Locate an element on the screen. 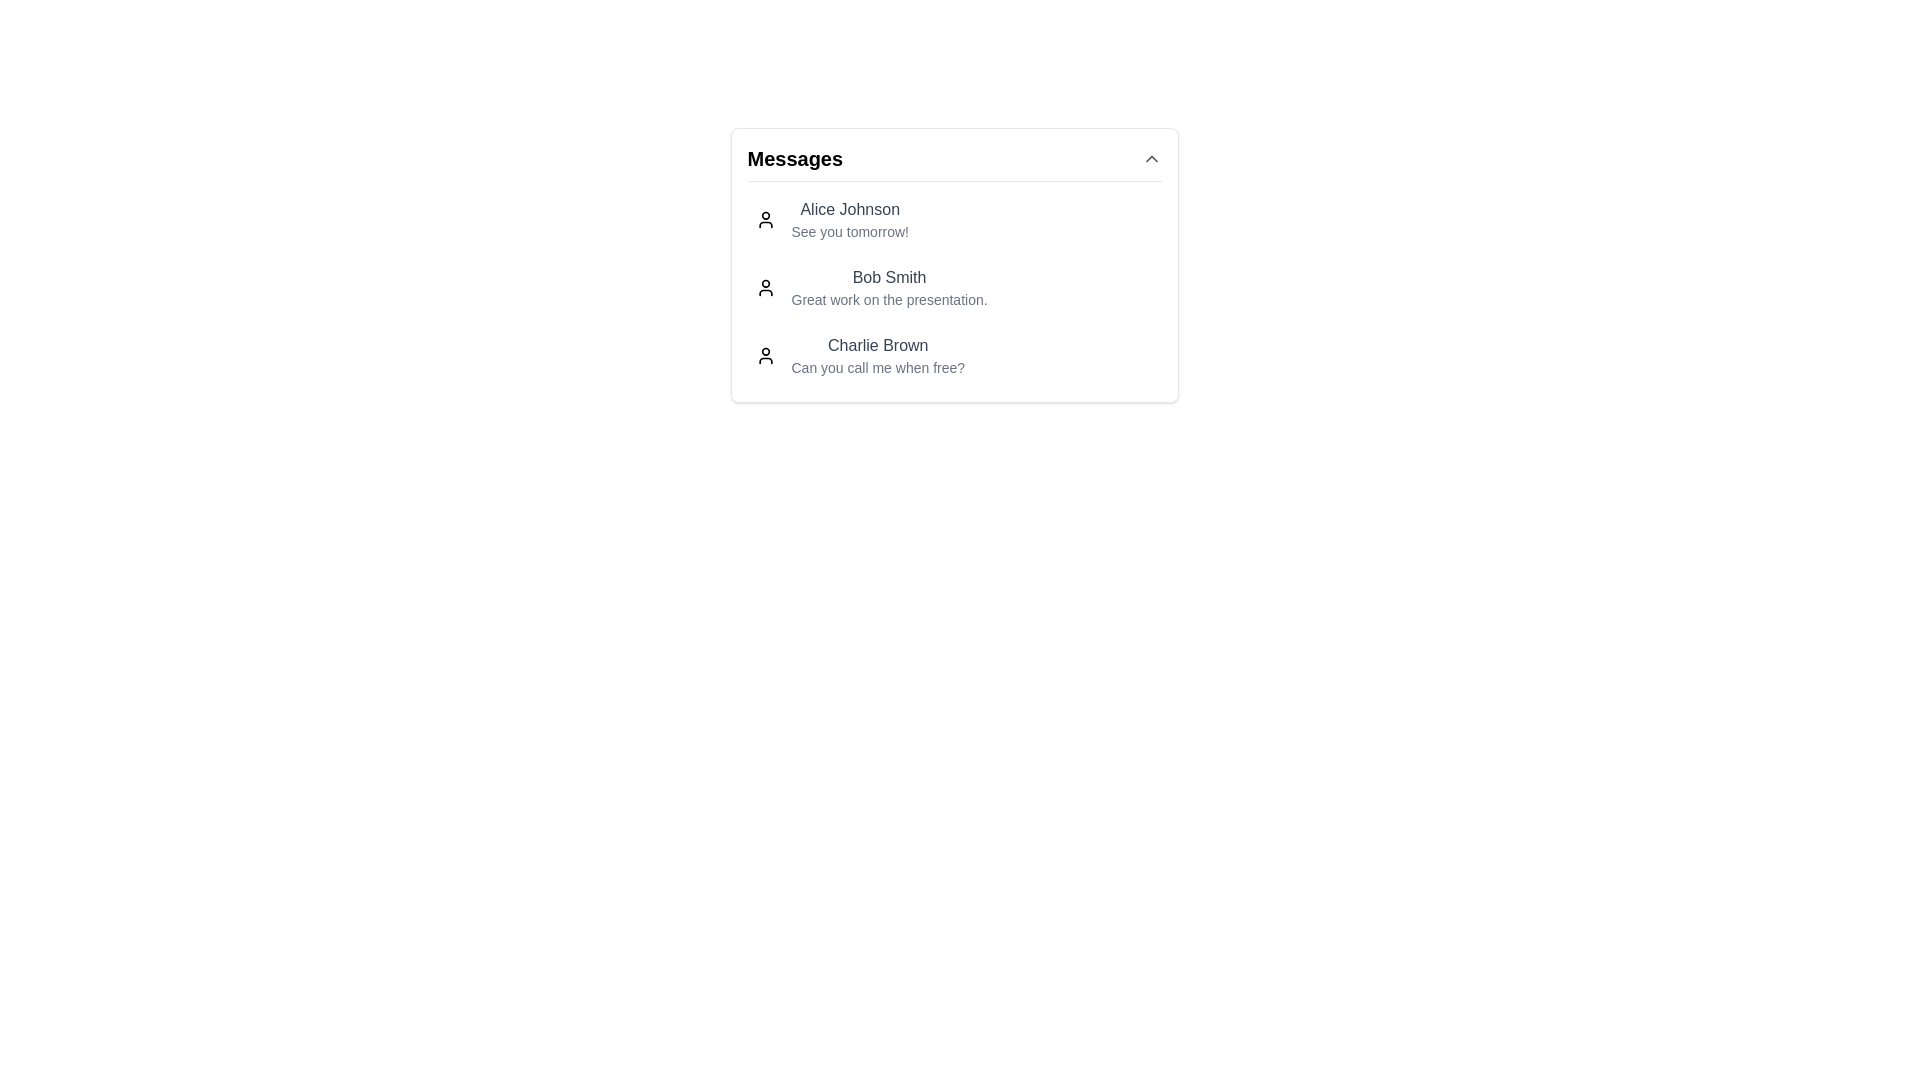 This screenshot has width=1920, height=1080. the user profile icon representing 'Charlie Brown' located to the left of the message text in the third item of the 'Messages' section is located at coordinates (764, 354).